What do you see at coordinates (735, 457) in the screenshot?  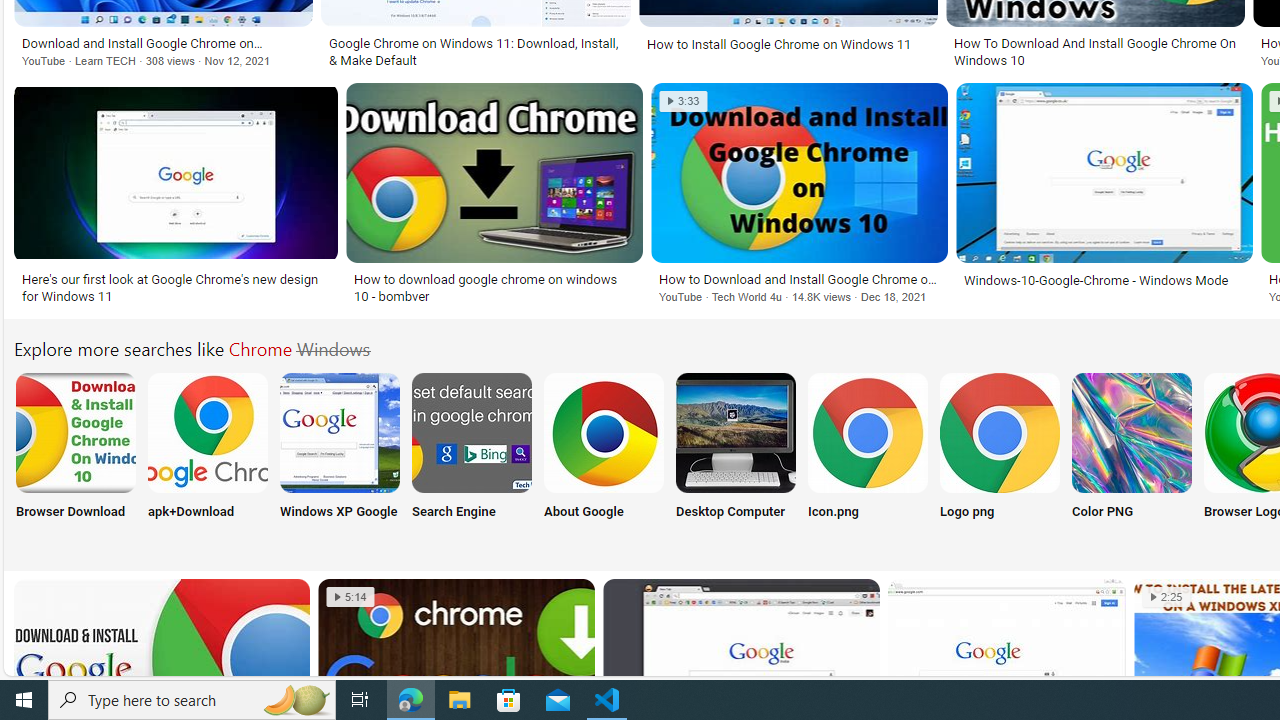 I see `'Desktop Computer'` at bounding box center [735, 457].